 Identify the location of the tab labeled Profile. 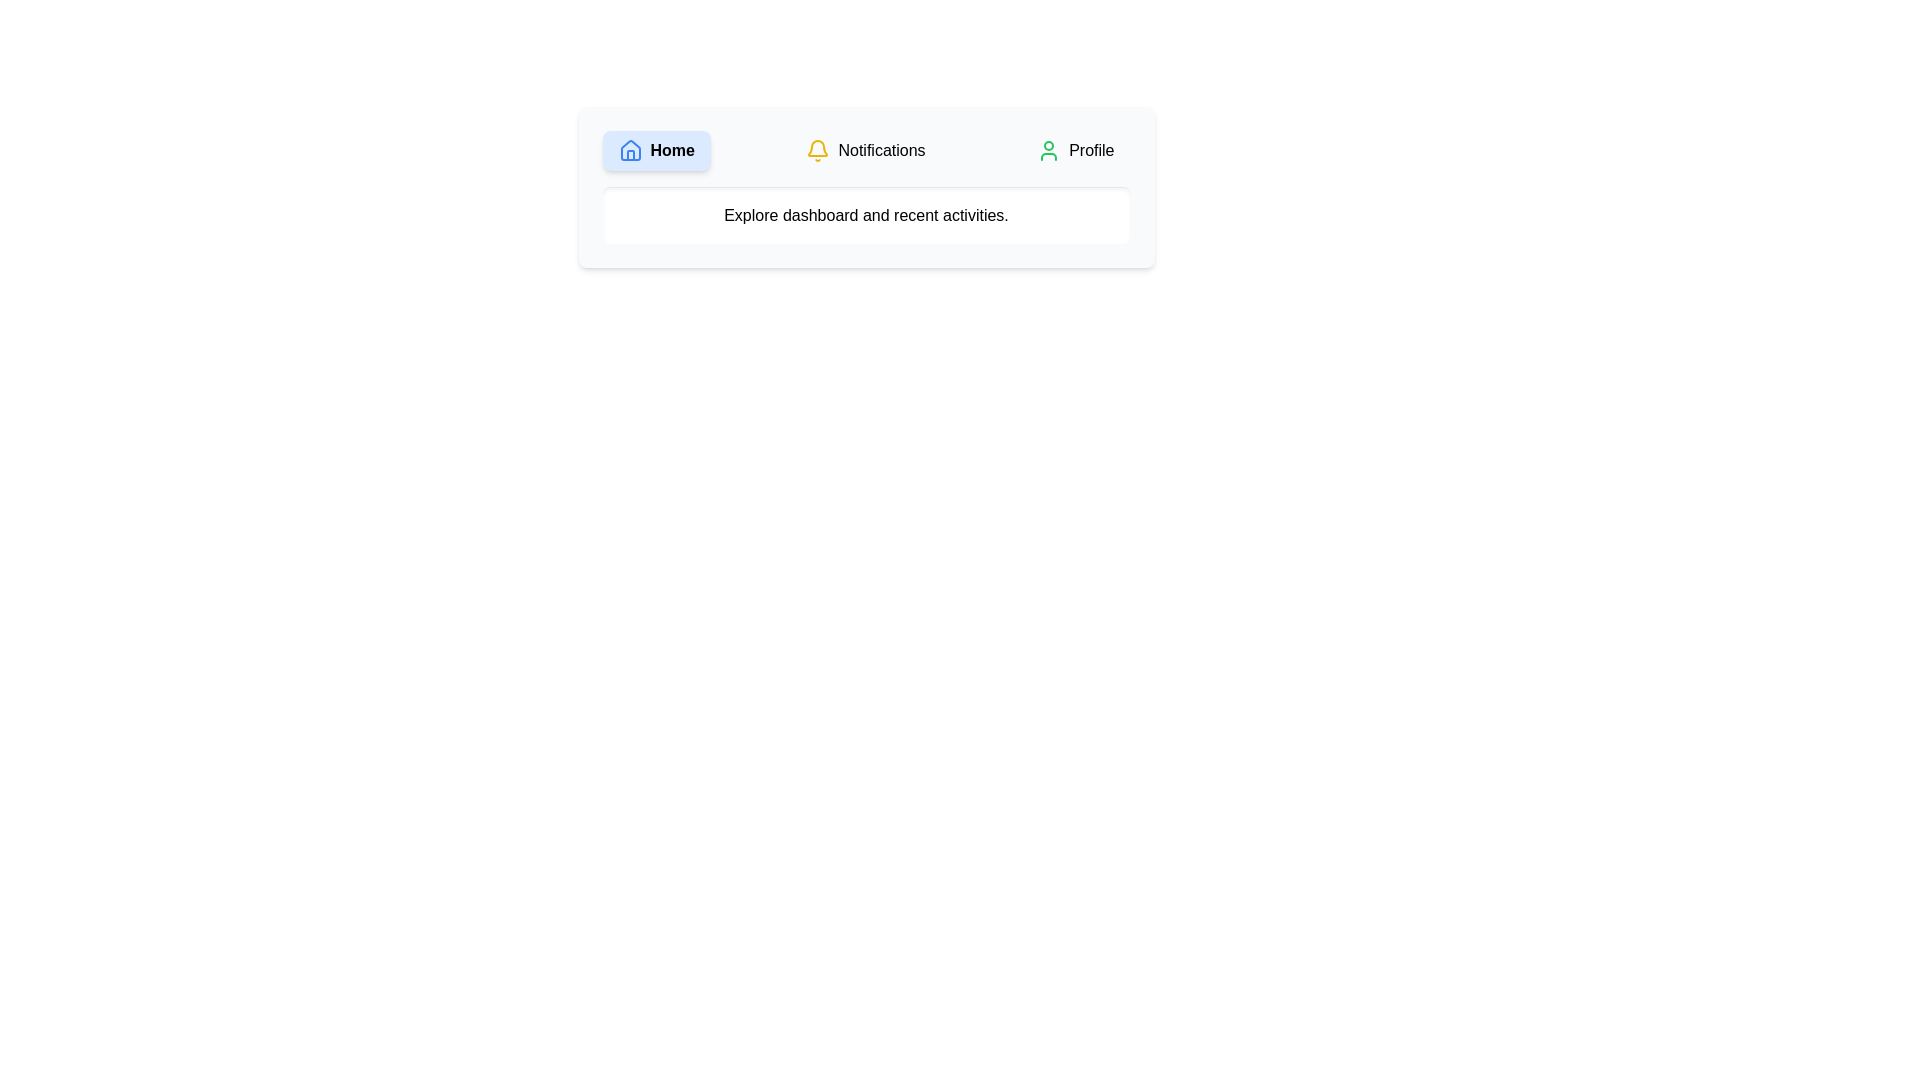
(1074, 149).